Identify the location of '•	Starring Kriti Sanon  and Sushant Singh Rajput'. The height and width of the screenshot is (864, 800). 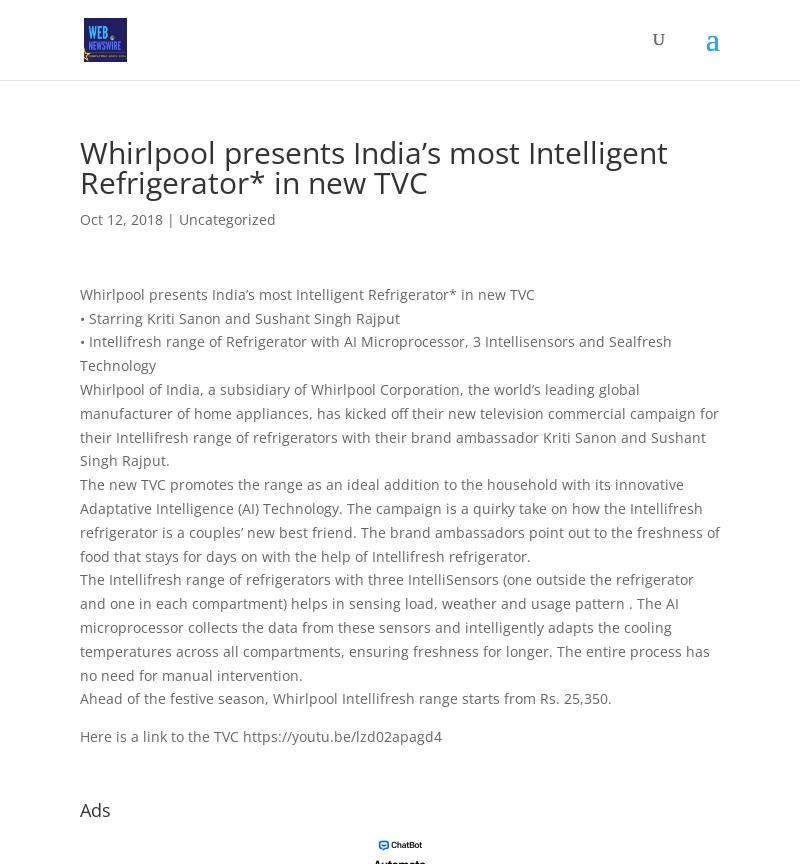
(80, 317).